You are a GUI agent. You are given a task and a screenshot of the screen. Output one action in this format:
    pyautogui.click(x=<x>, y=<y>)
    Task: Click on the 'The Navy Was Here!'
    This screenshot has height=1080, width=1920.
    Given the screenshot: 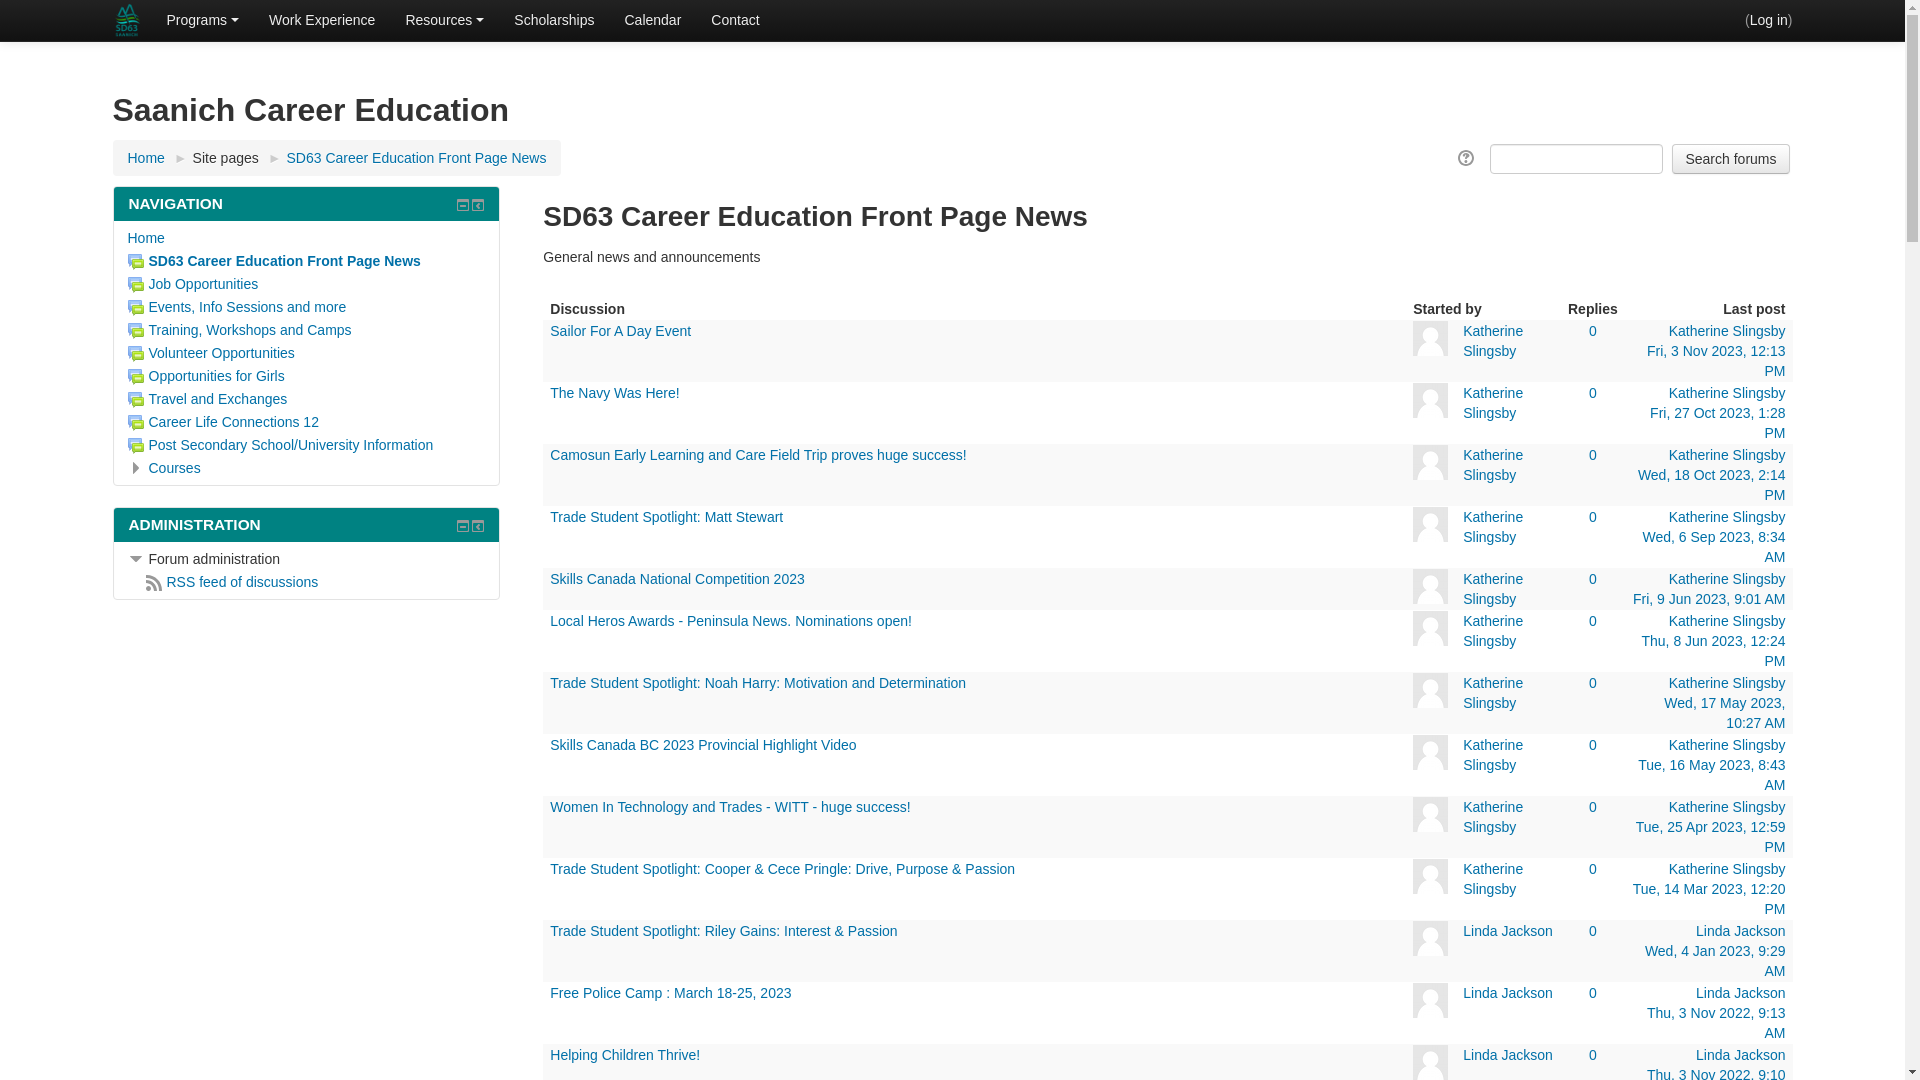 What is the action you would take?
    pyautogui.click(x=613, y=393)
    